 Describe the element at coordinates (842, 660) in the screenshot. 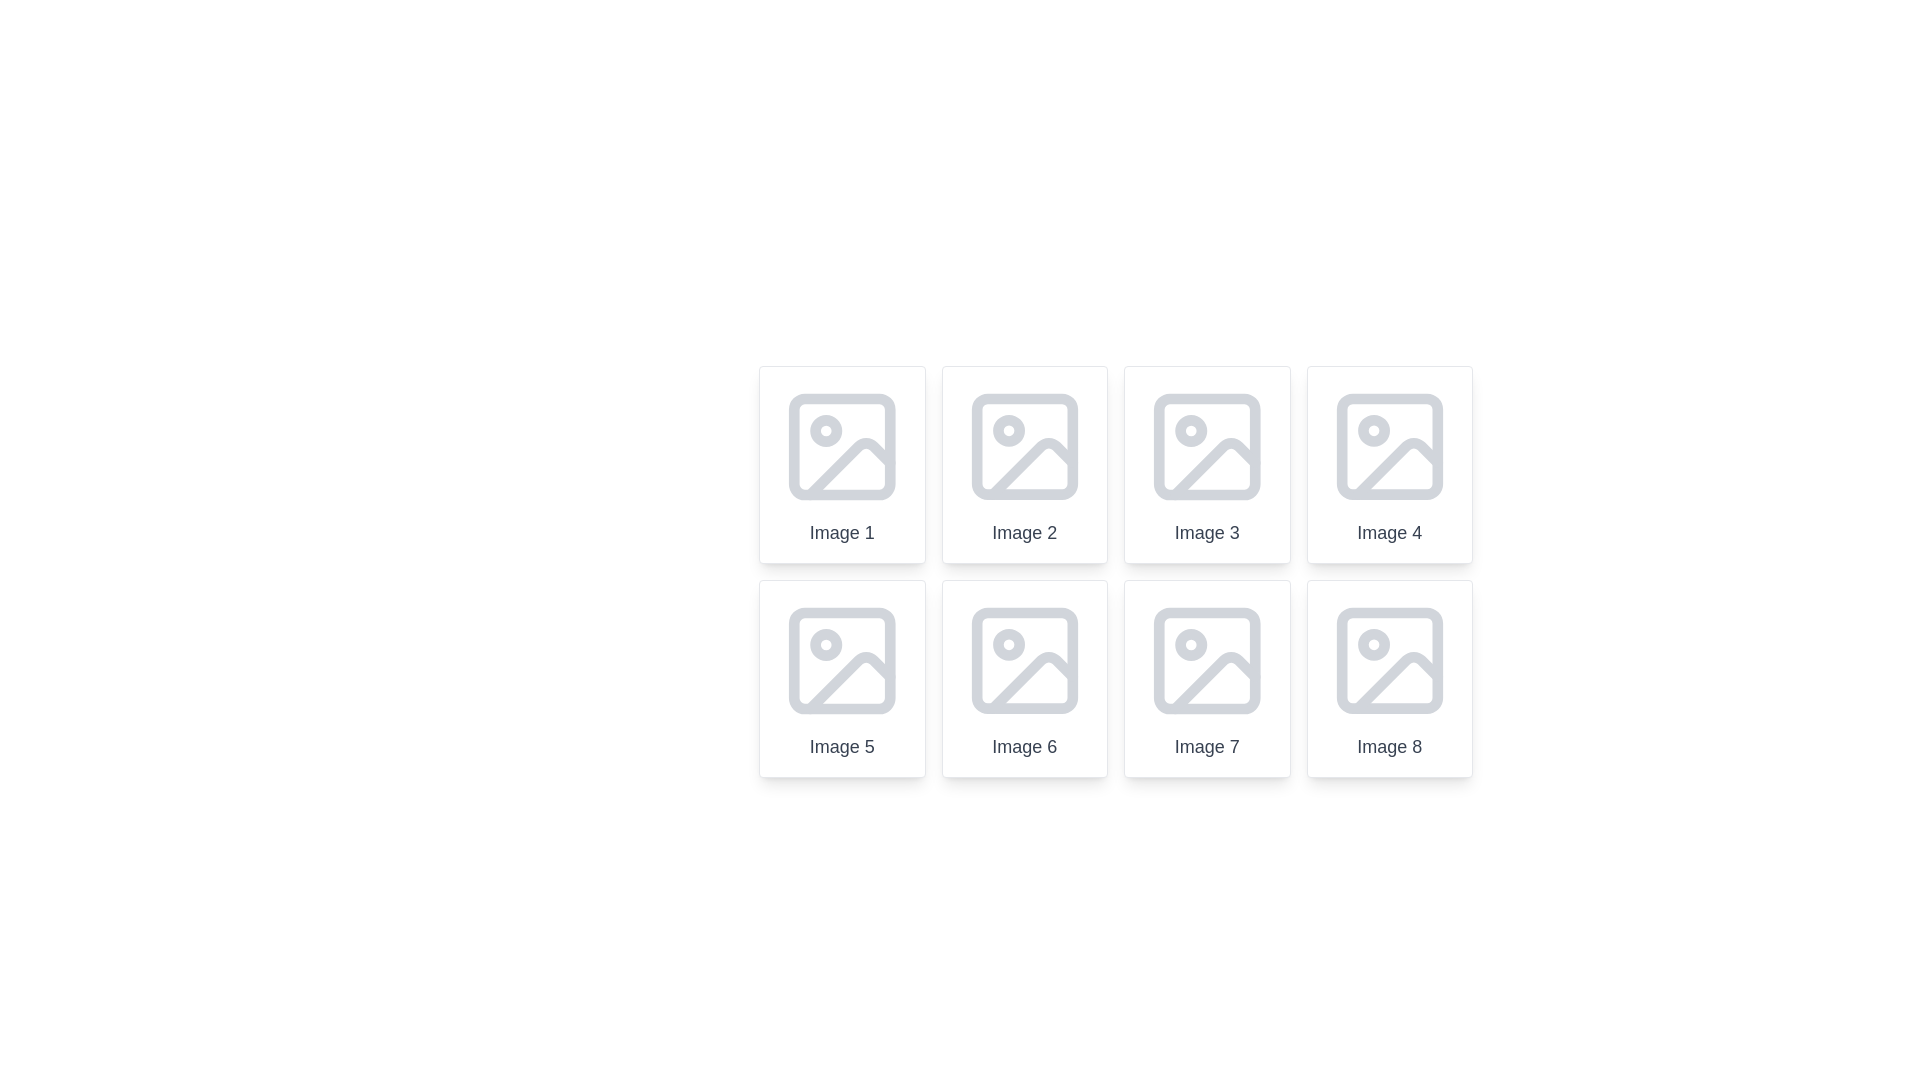

I see `the Image placeholder icon, which is a square graphical placeholder with a light gray border and a central image representation` at that location.